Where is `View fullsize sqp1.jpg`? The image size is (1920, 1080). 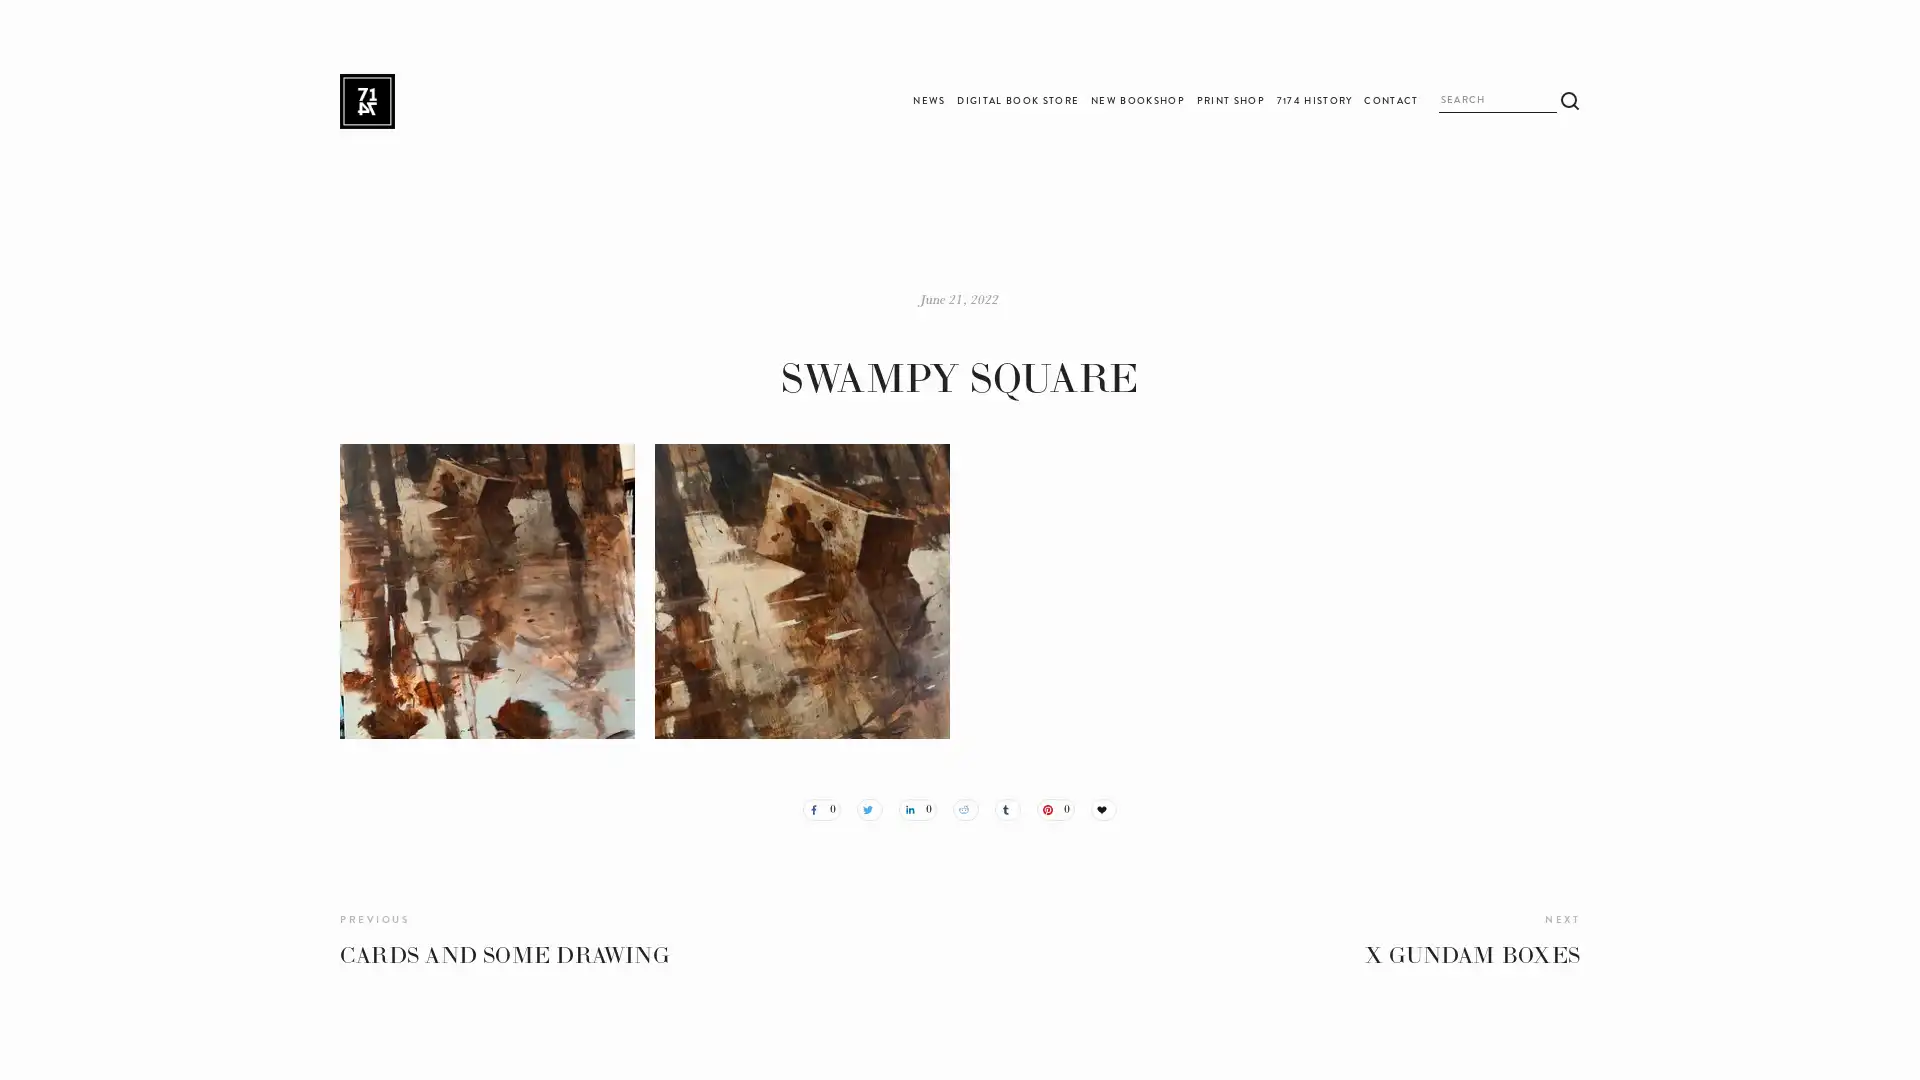
View fullsize sqp1.jpg is located at coordinates (802, 589).